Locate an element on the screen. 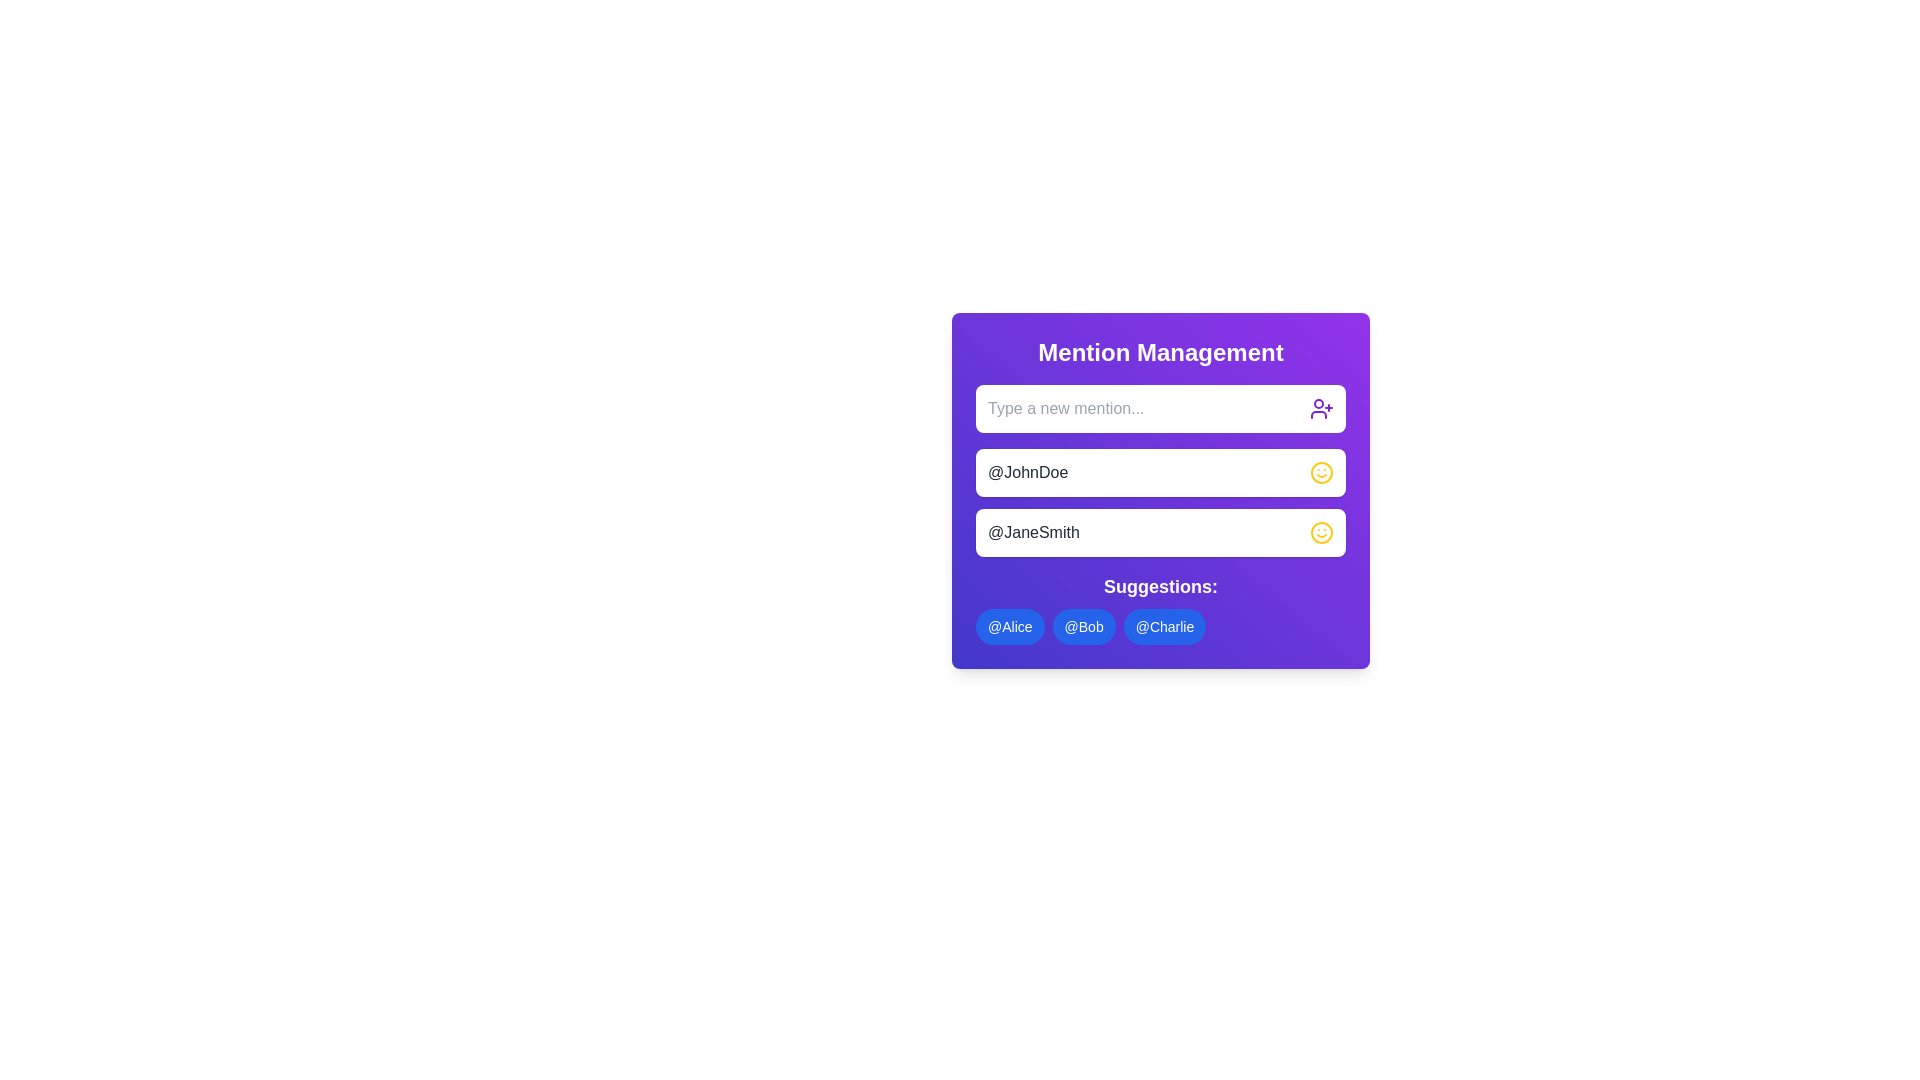  the text label displaying '@JaneSmith', which is located in the second row of mentions in the 'Mention Management' box is located at coordinates (1033, 531).